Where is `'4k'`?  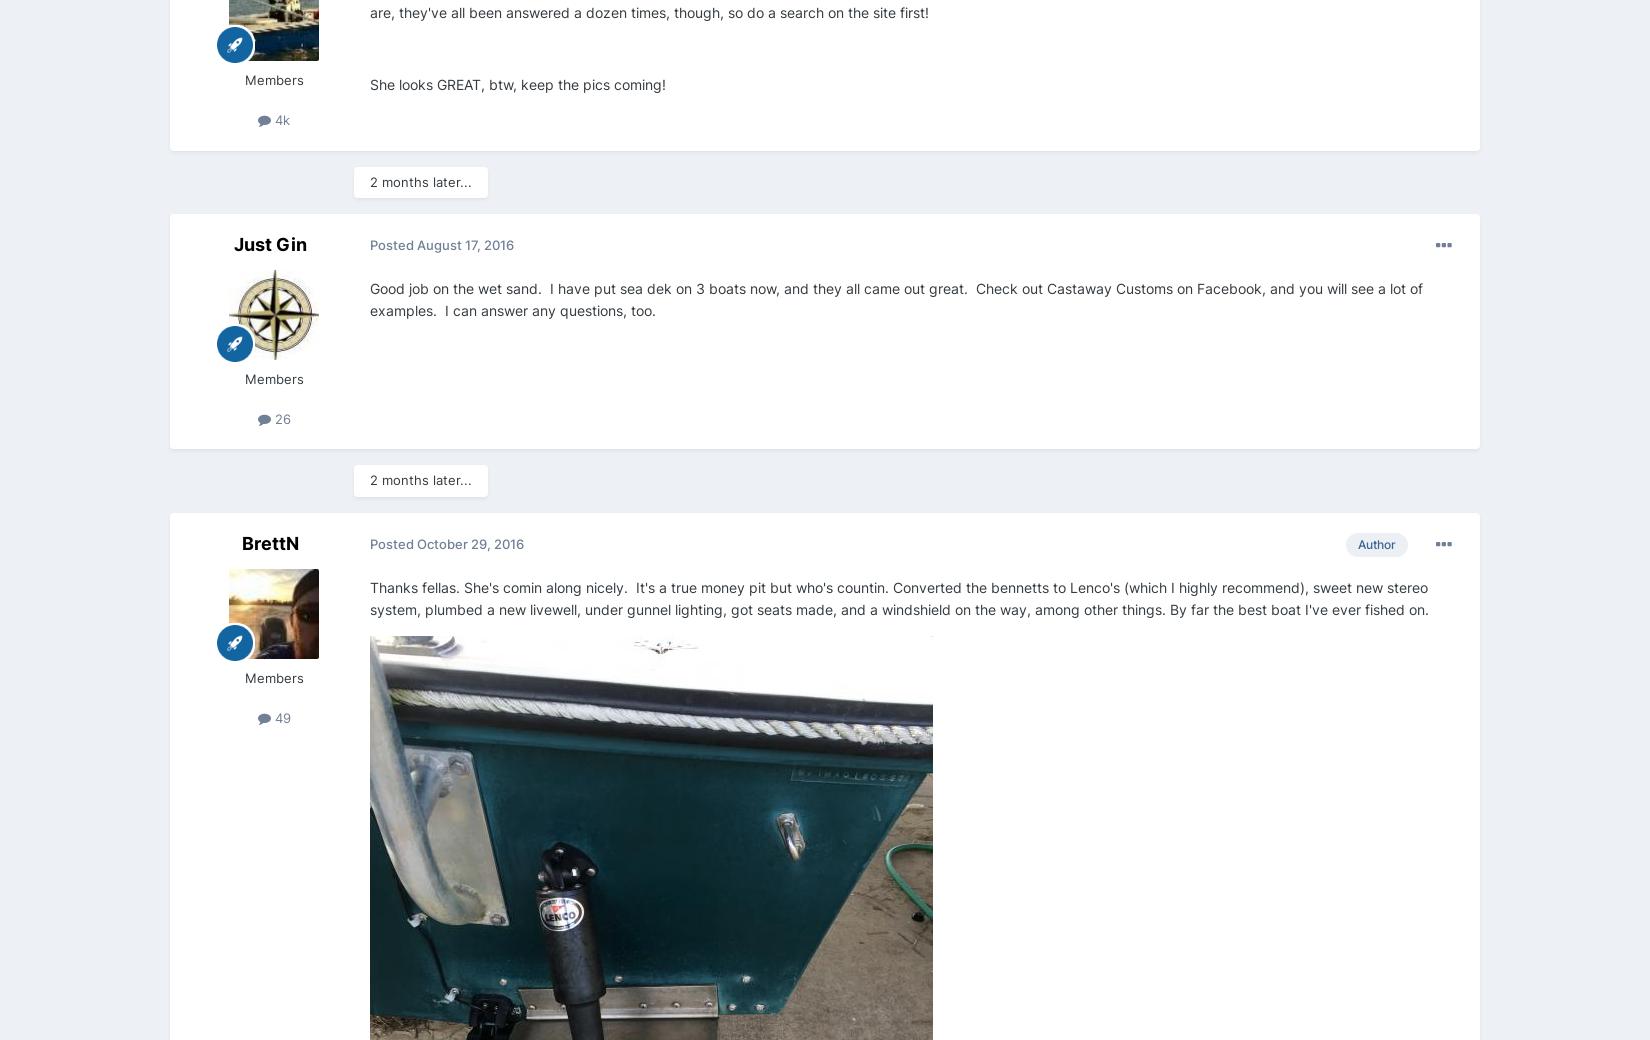 '4k' is located at coordinates (280, 117).